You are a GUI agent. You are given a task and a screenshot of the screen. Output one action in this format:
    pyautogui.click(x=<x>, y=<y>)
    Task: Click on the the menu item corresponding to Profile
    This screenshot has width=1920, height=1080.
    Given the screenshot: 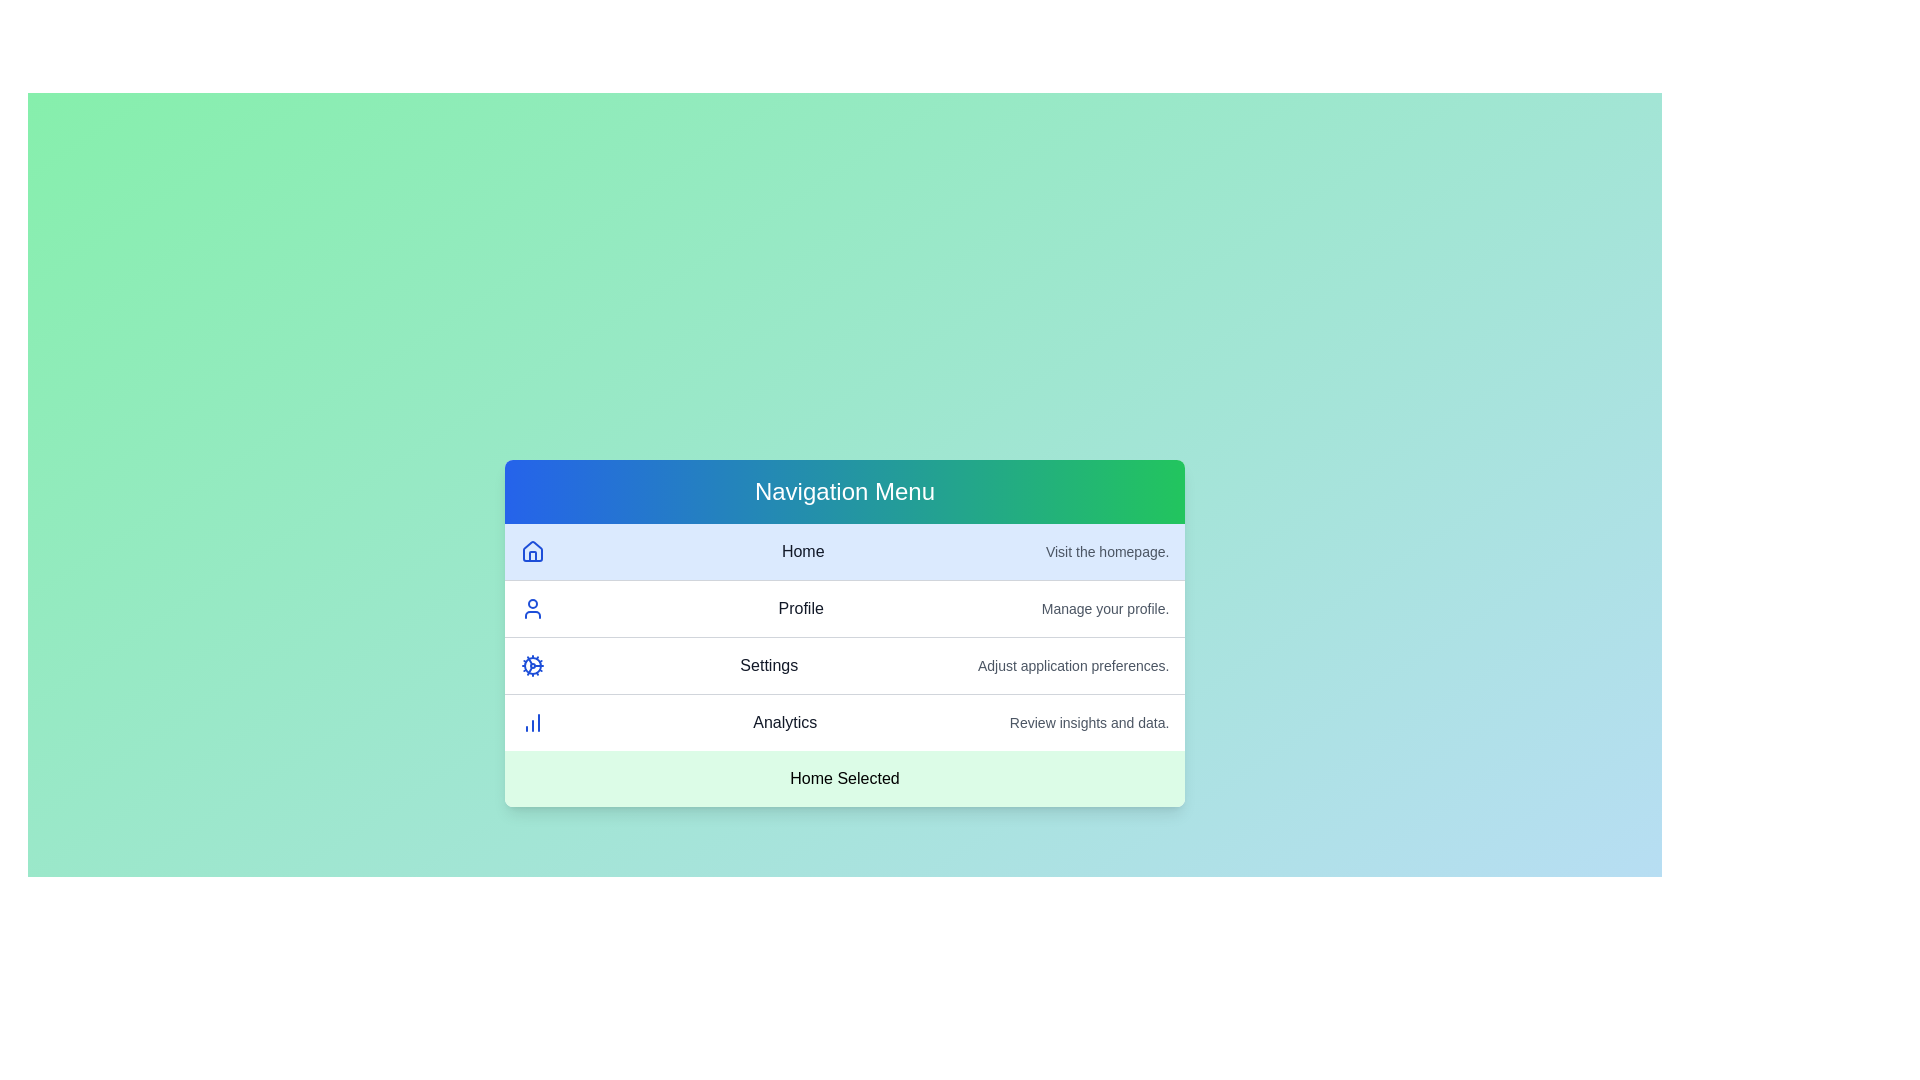 What is the action you would take?
    pyautogui.click(x=844, y=607)
    